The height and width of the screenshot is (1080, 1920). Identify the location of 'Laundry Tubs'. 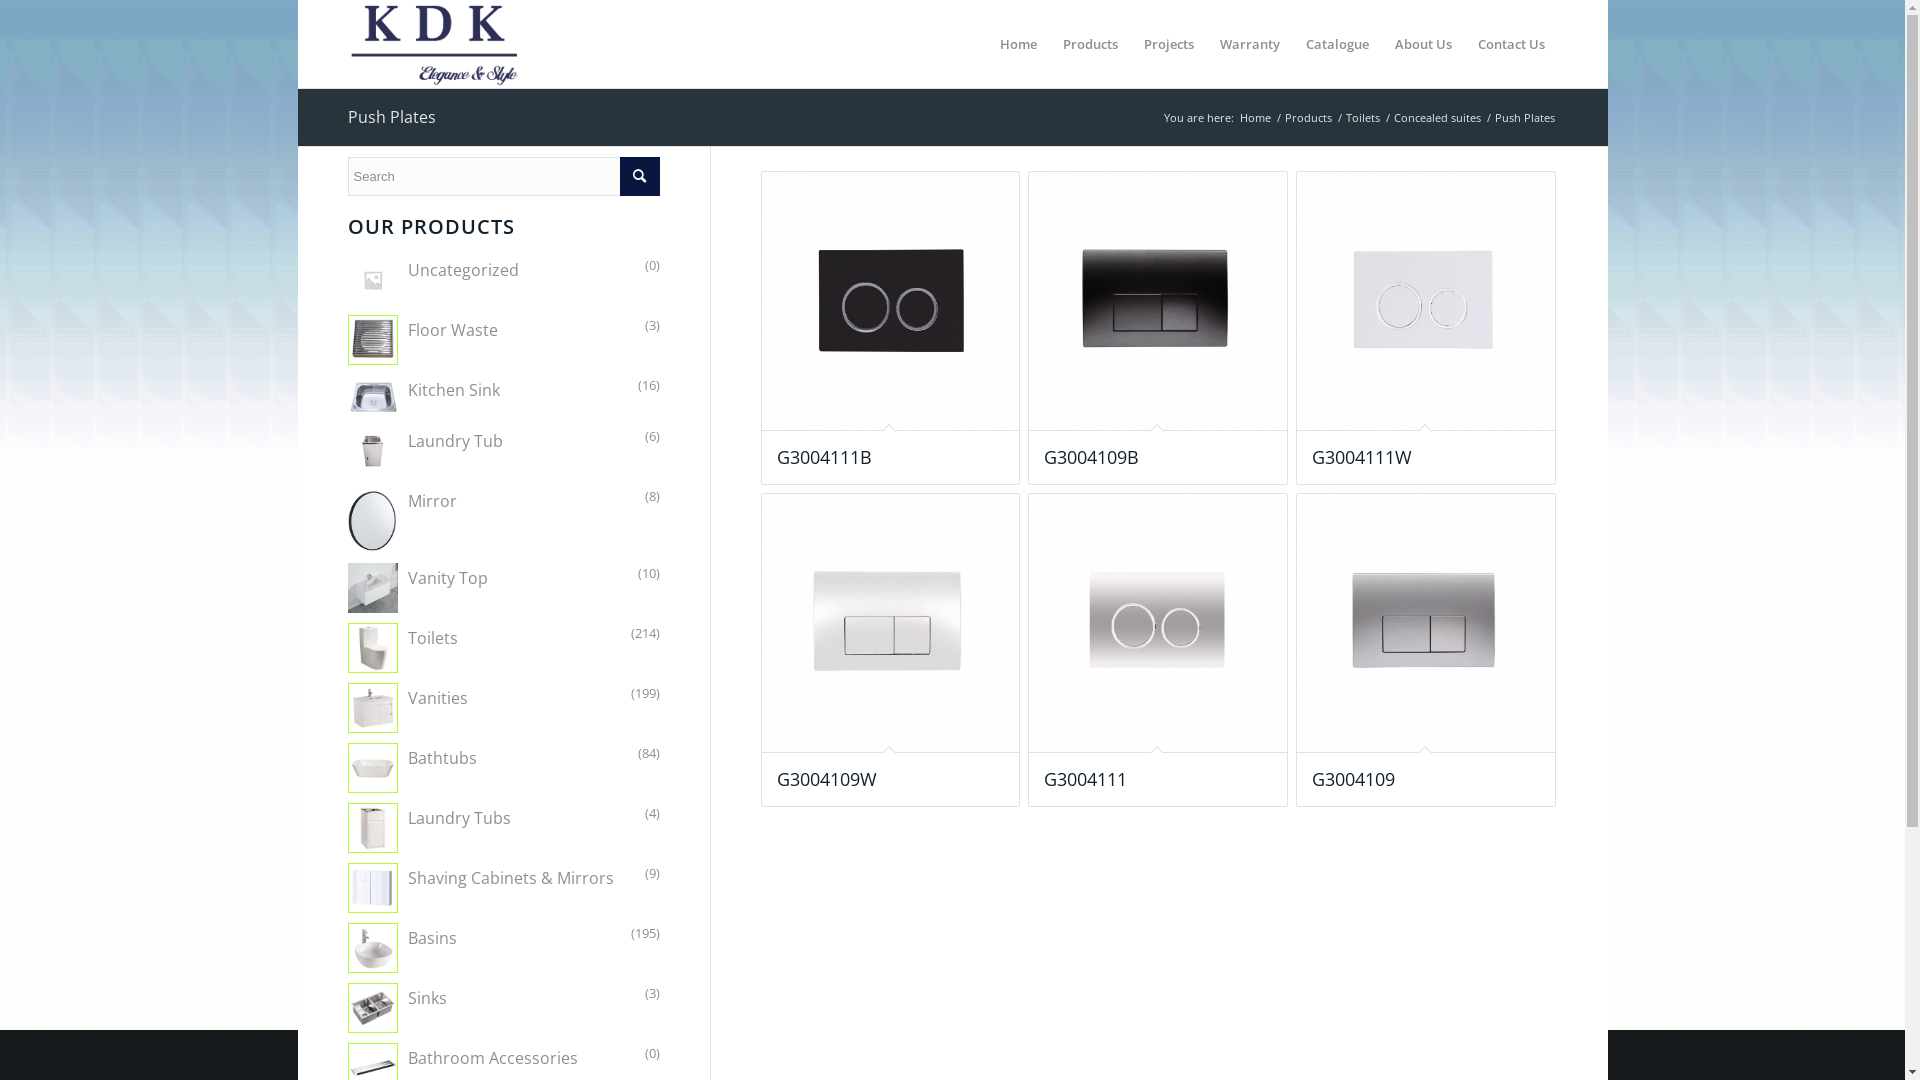
(373, 828).